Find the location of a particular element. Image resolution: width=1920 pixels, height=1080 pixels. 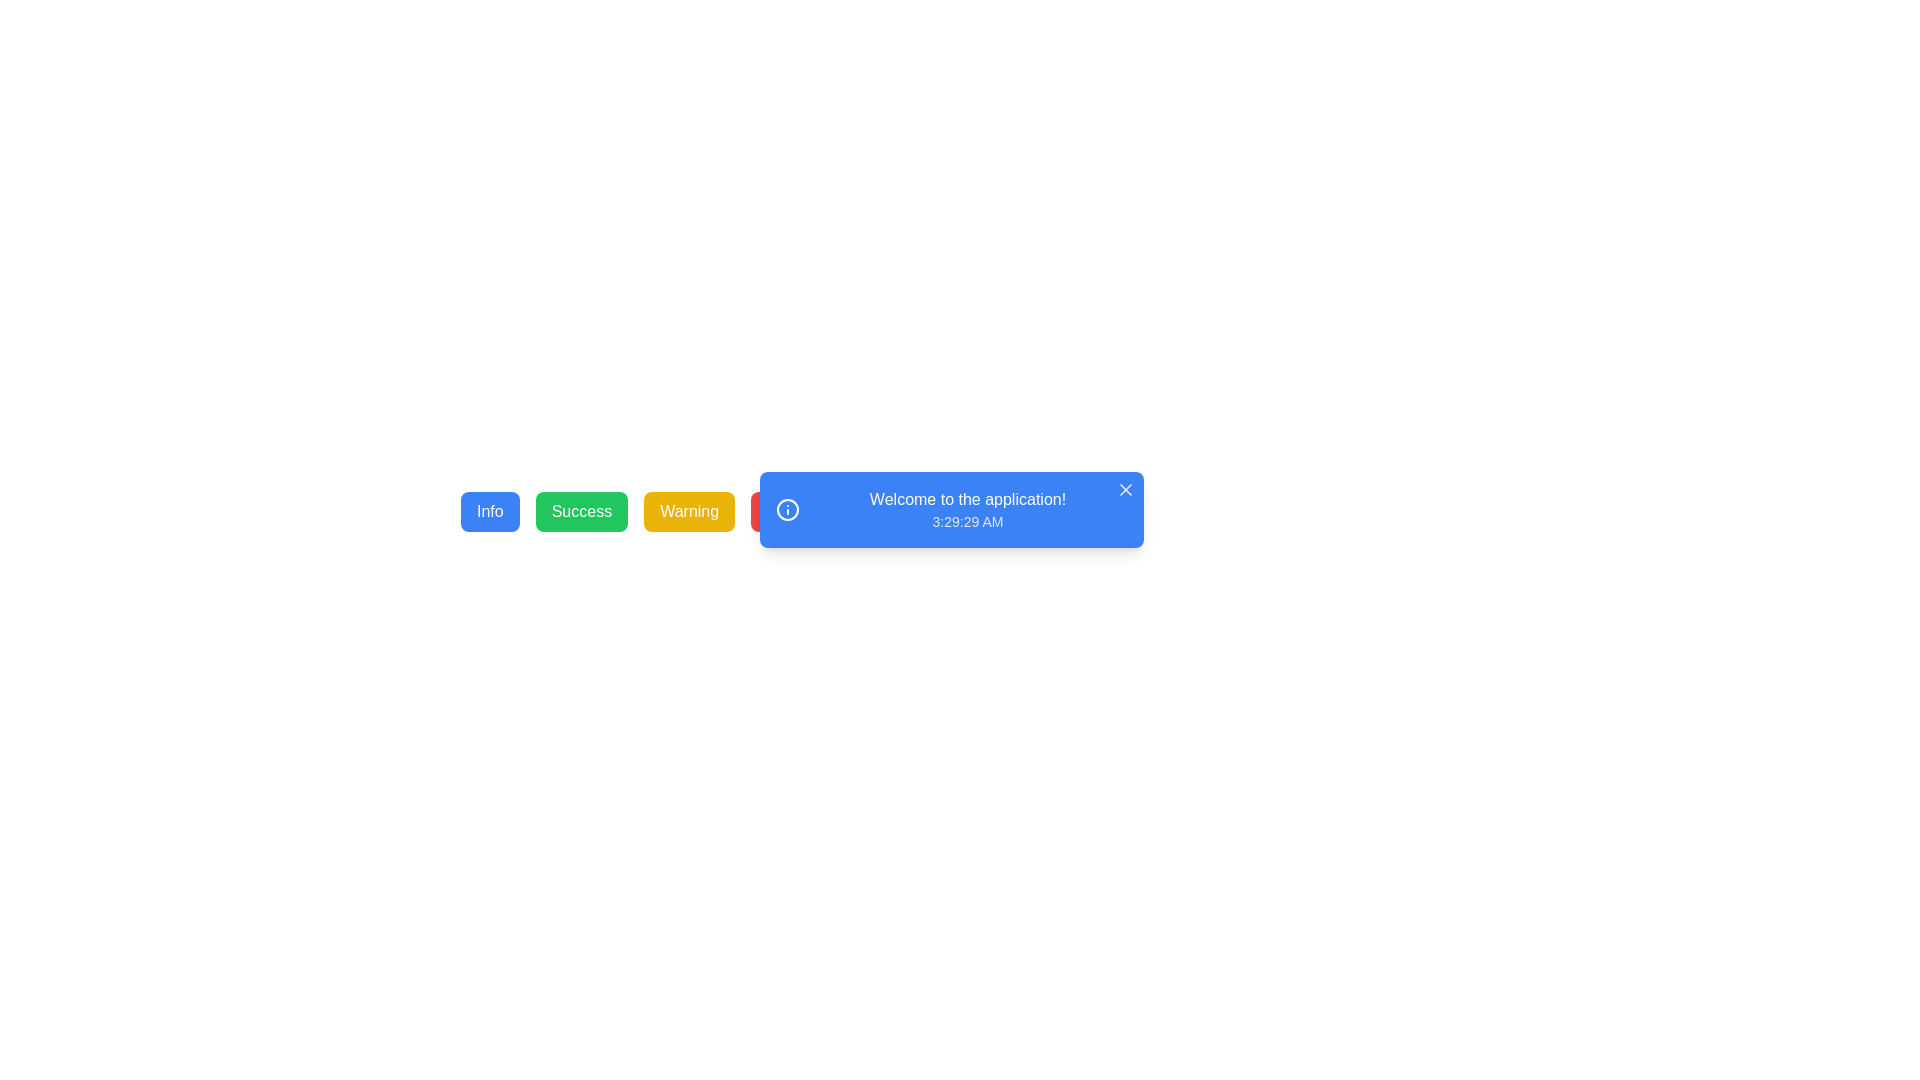

the second button in a horizontal row of buttons, positioned between the blue 'Info' button and the yellow 'Warning' button, to change its appearance is located at coordinates (580, 511).